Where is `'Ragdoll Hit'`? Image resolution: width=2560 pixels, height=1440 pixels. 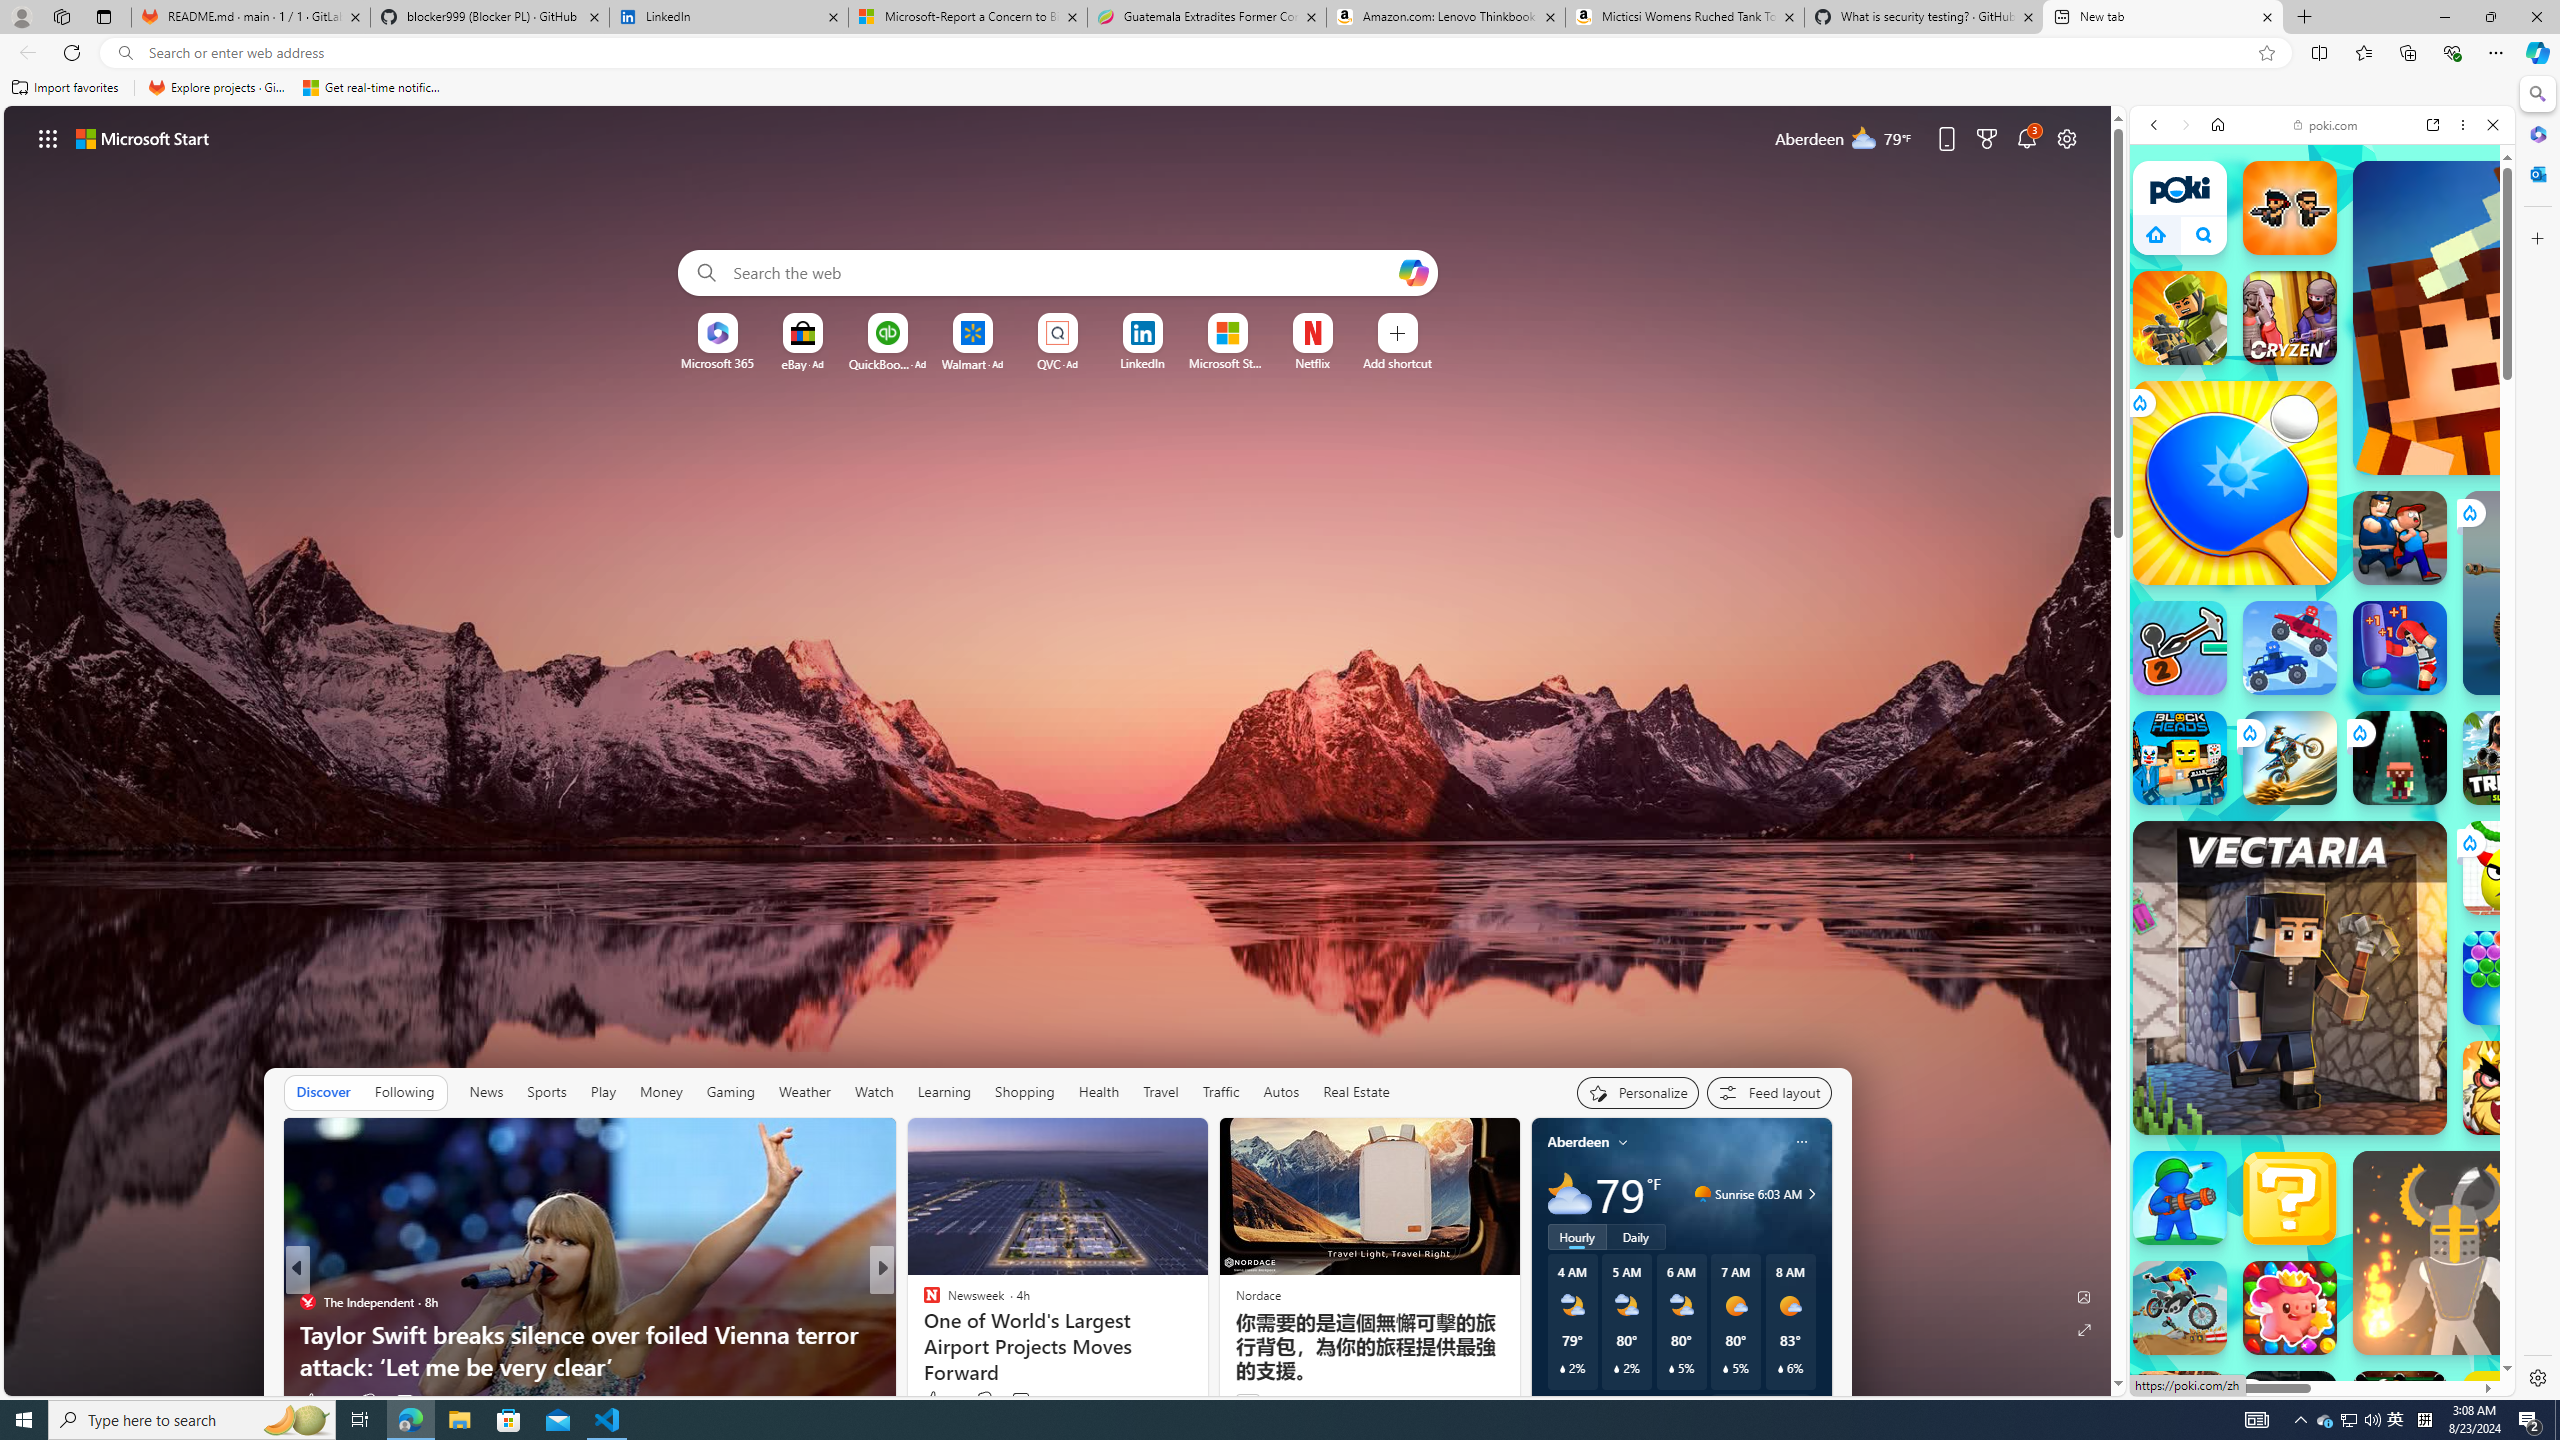 'Ragdoll Hit' is located at coordinates (2454, 1252).